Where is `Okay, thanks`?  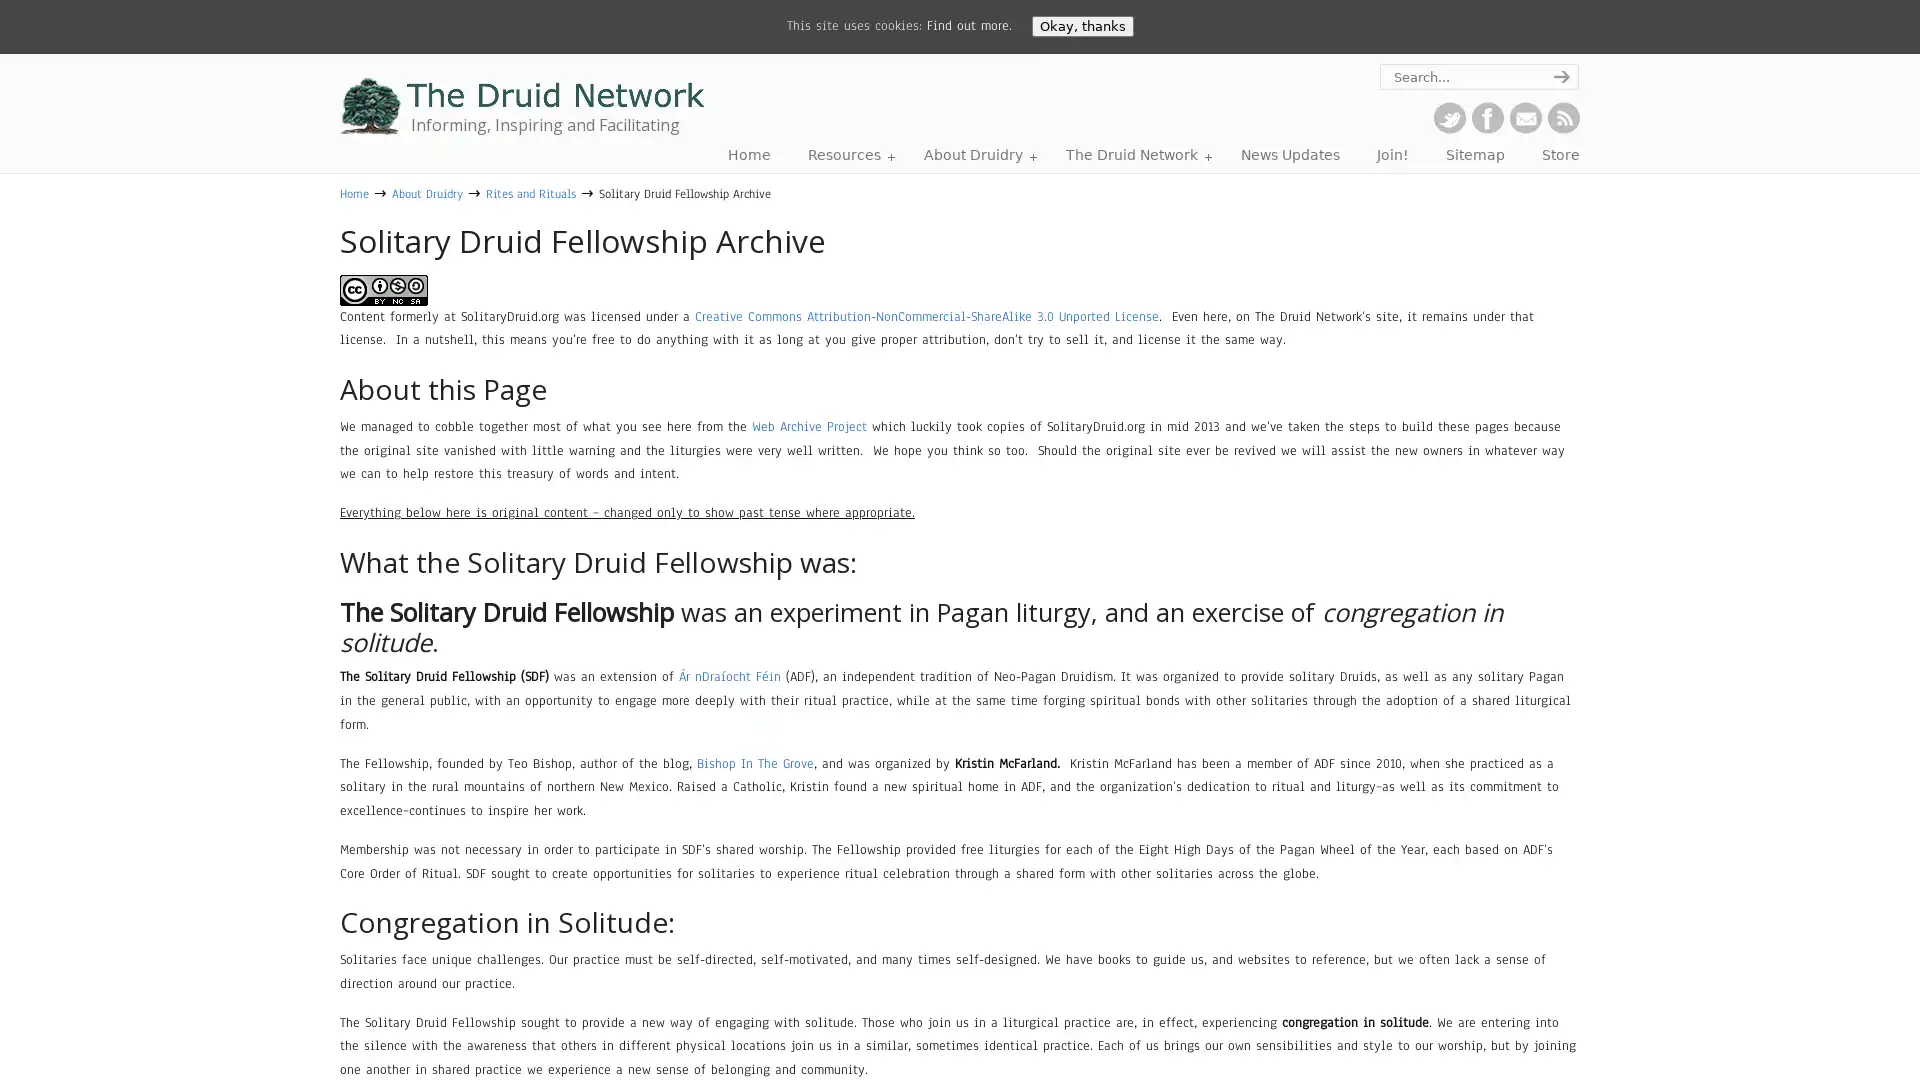
Okay, thanks is located at coordinates (1080, 26).